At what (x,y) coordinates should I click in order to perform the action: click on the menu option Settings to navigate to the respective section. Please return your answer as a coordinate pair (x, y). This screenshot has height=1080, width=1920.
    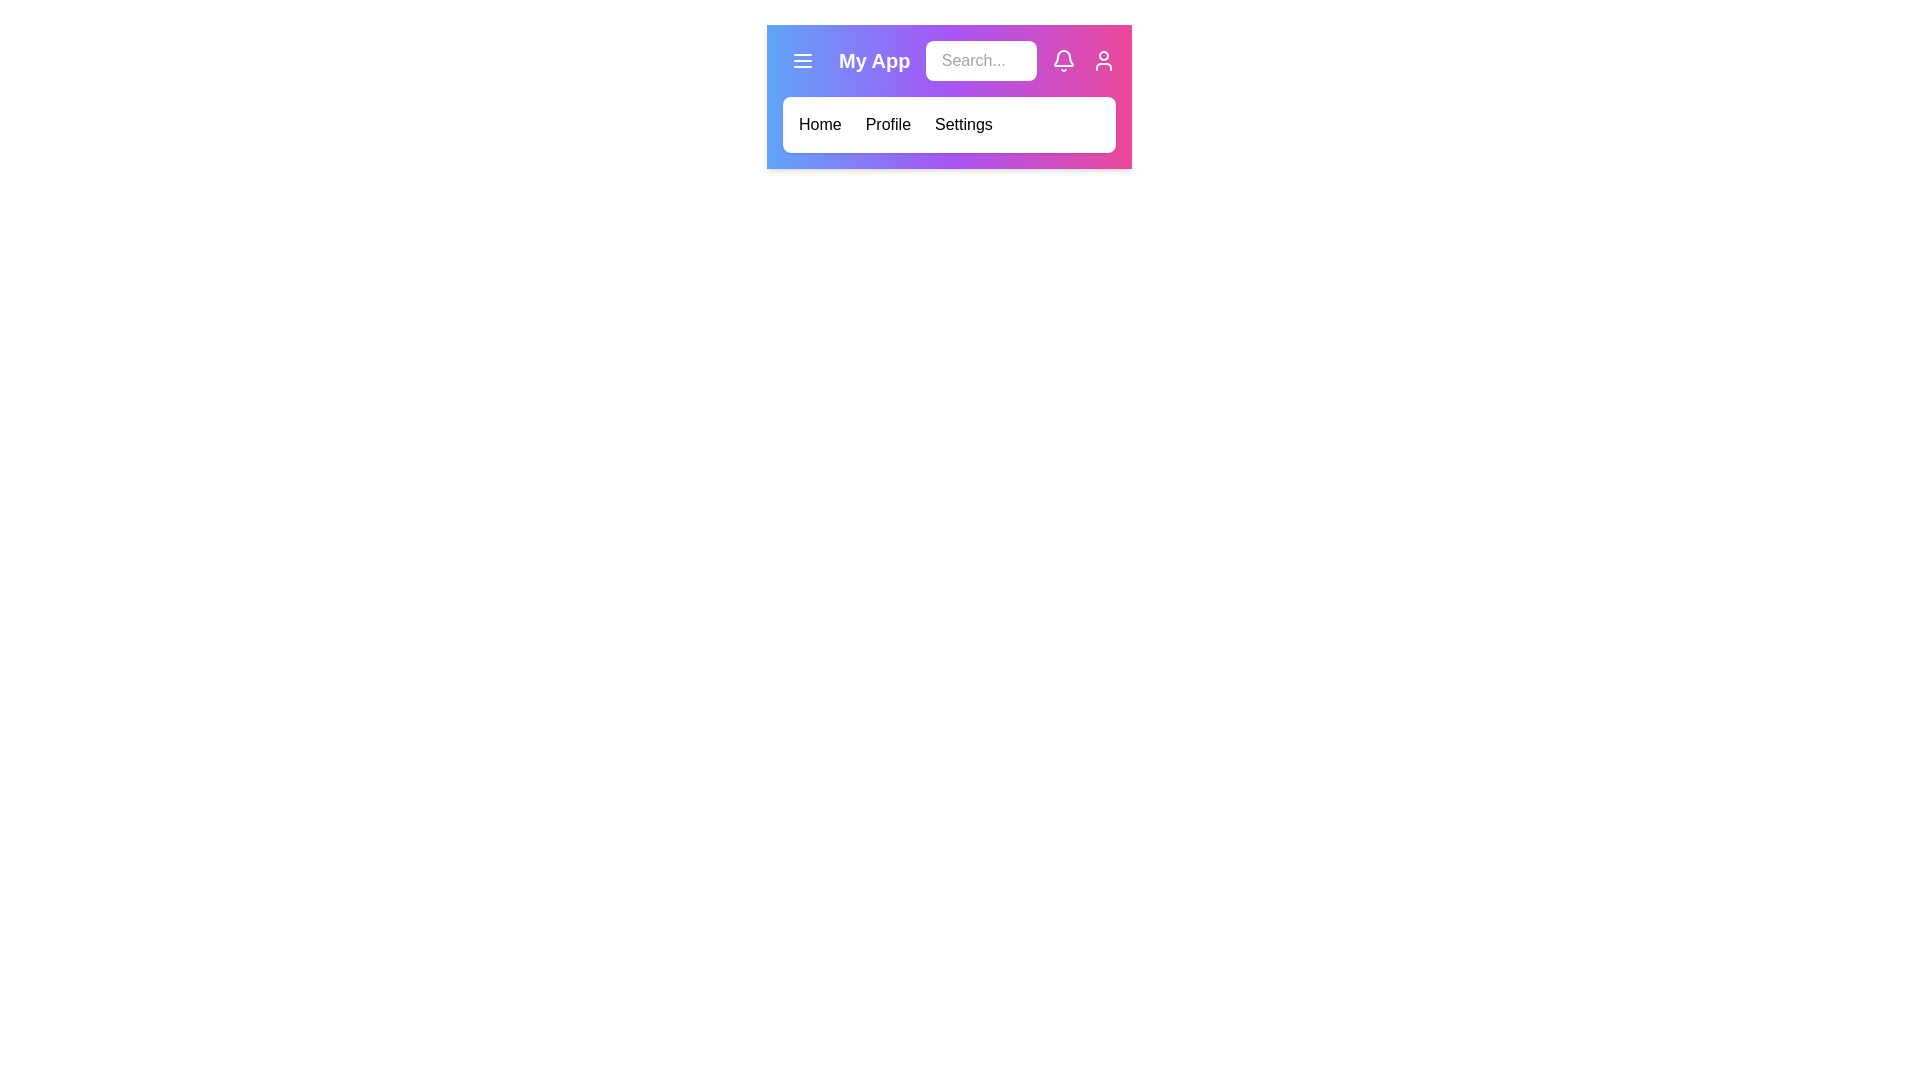
    Looking at the image, I should click on (963, 124).